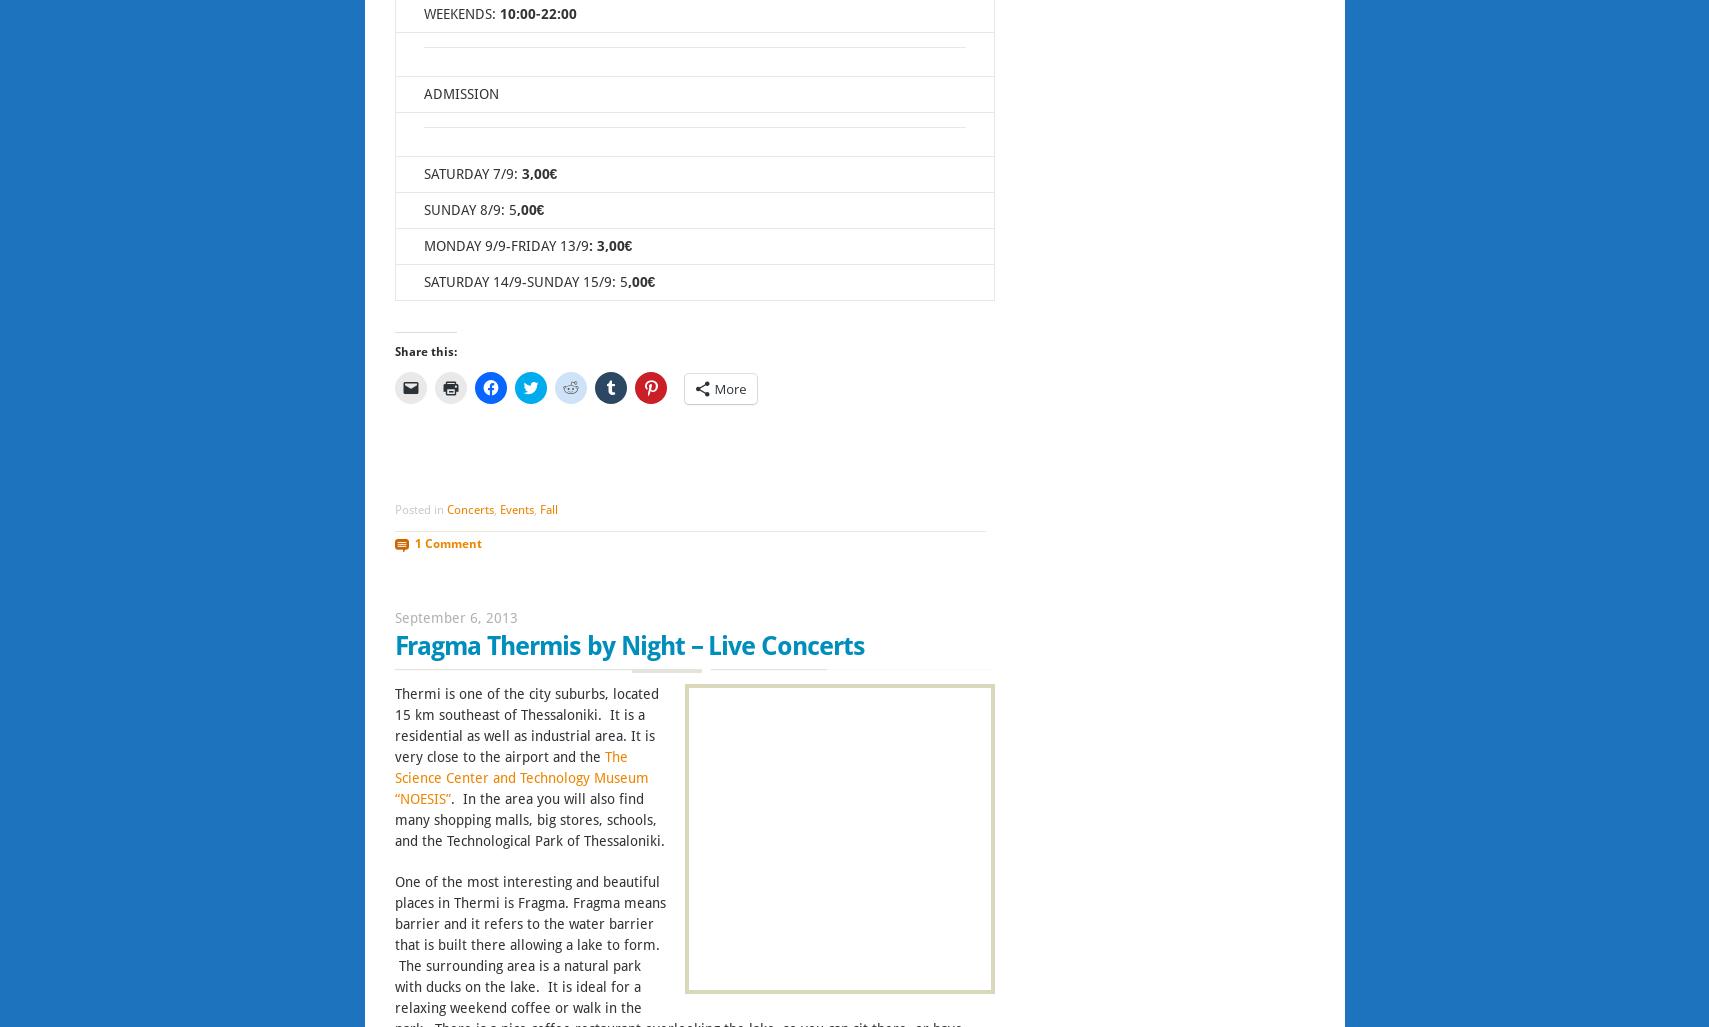  Describe the element at coordinates (520, 776) in the screenshot. I see `'The Science Center and Technology Museum “NOESIS”'` at that location.